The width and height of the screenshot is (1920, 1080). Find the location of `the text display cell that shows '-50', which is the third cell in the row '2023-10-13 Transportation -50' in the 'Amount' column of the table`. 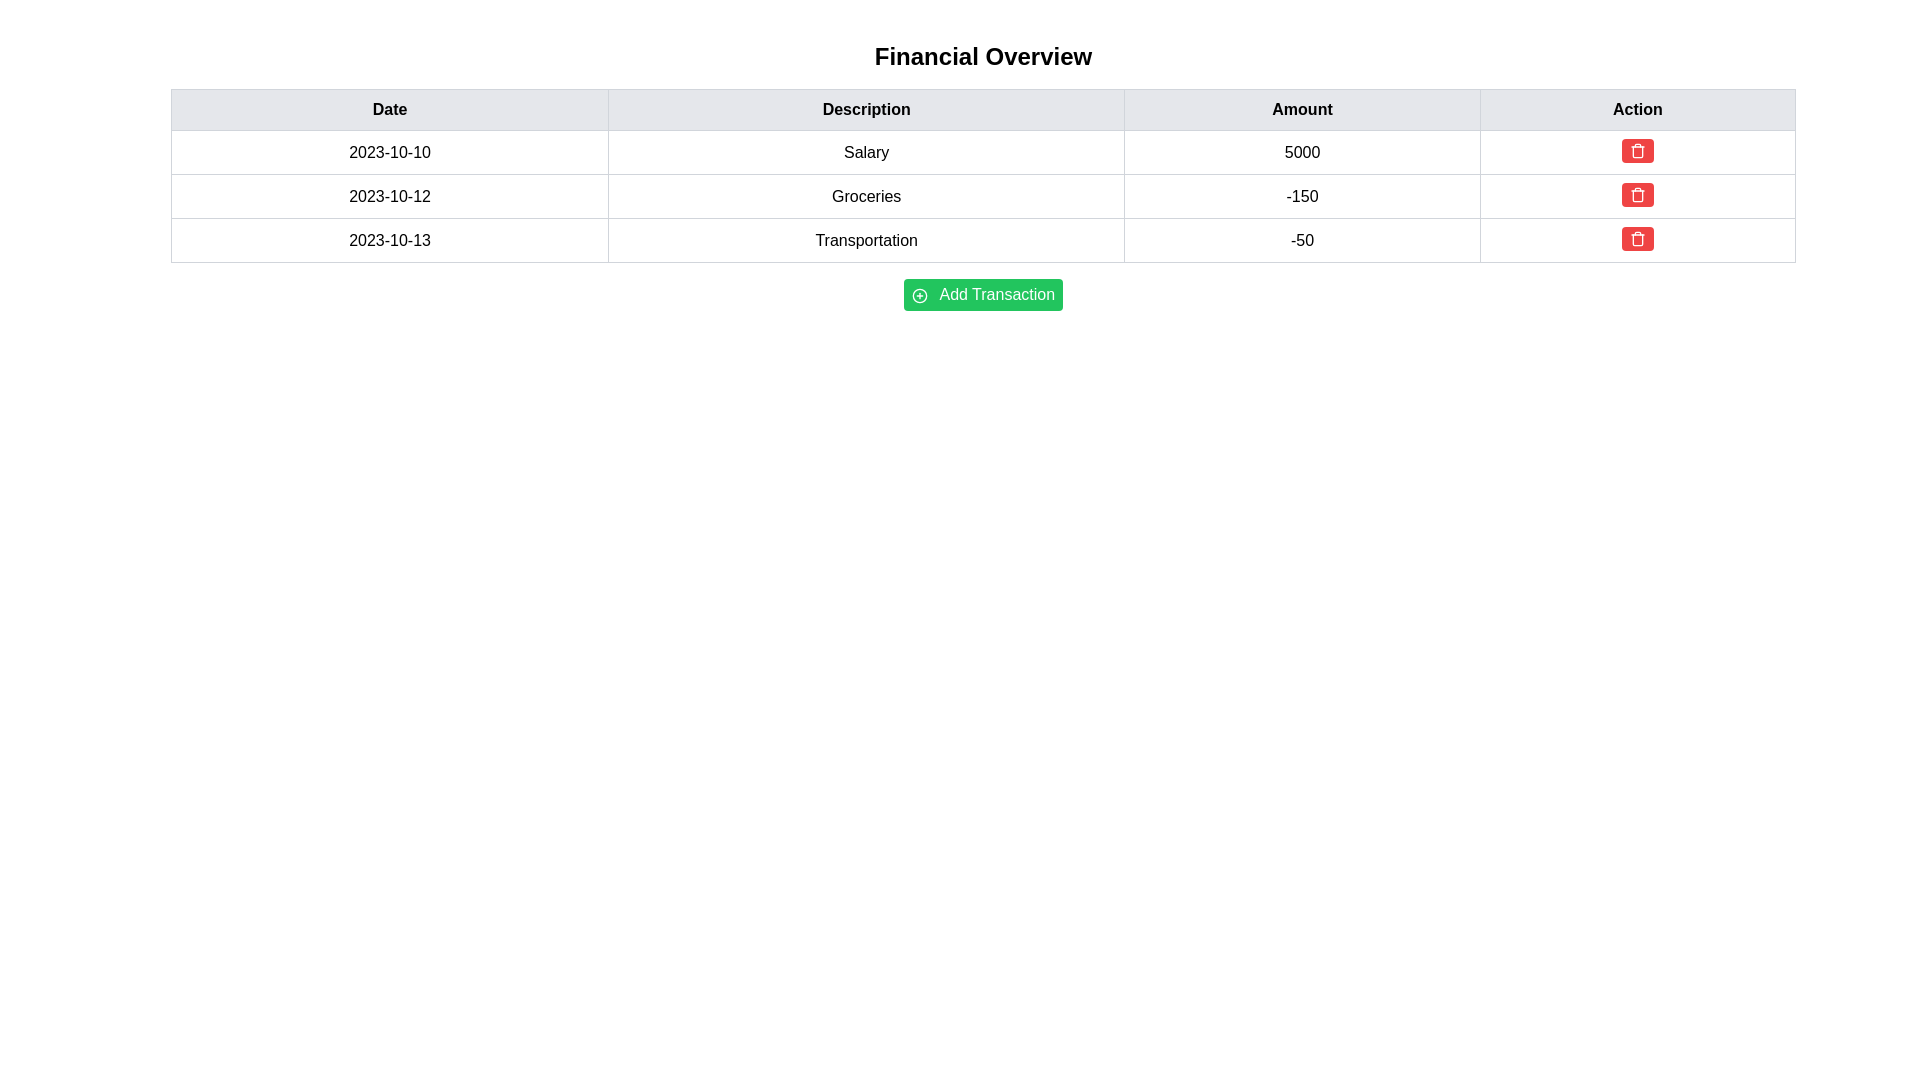

the text display cell that shows '-50', which is the third cell in the row '2023-10-13 Transportation -50' in the 'Amount' column of the table is located at coordinates (1302, 239).